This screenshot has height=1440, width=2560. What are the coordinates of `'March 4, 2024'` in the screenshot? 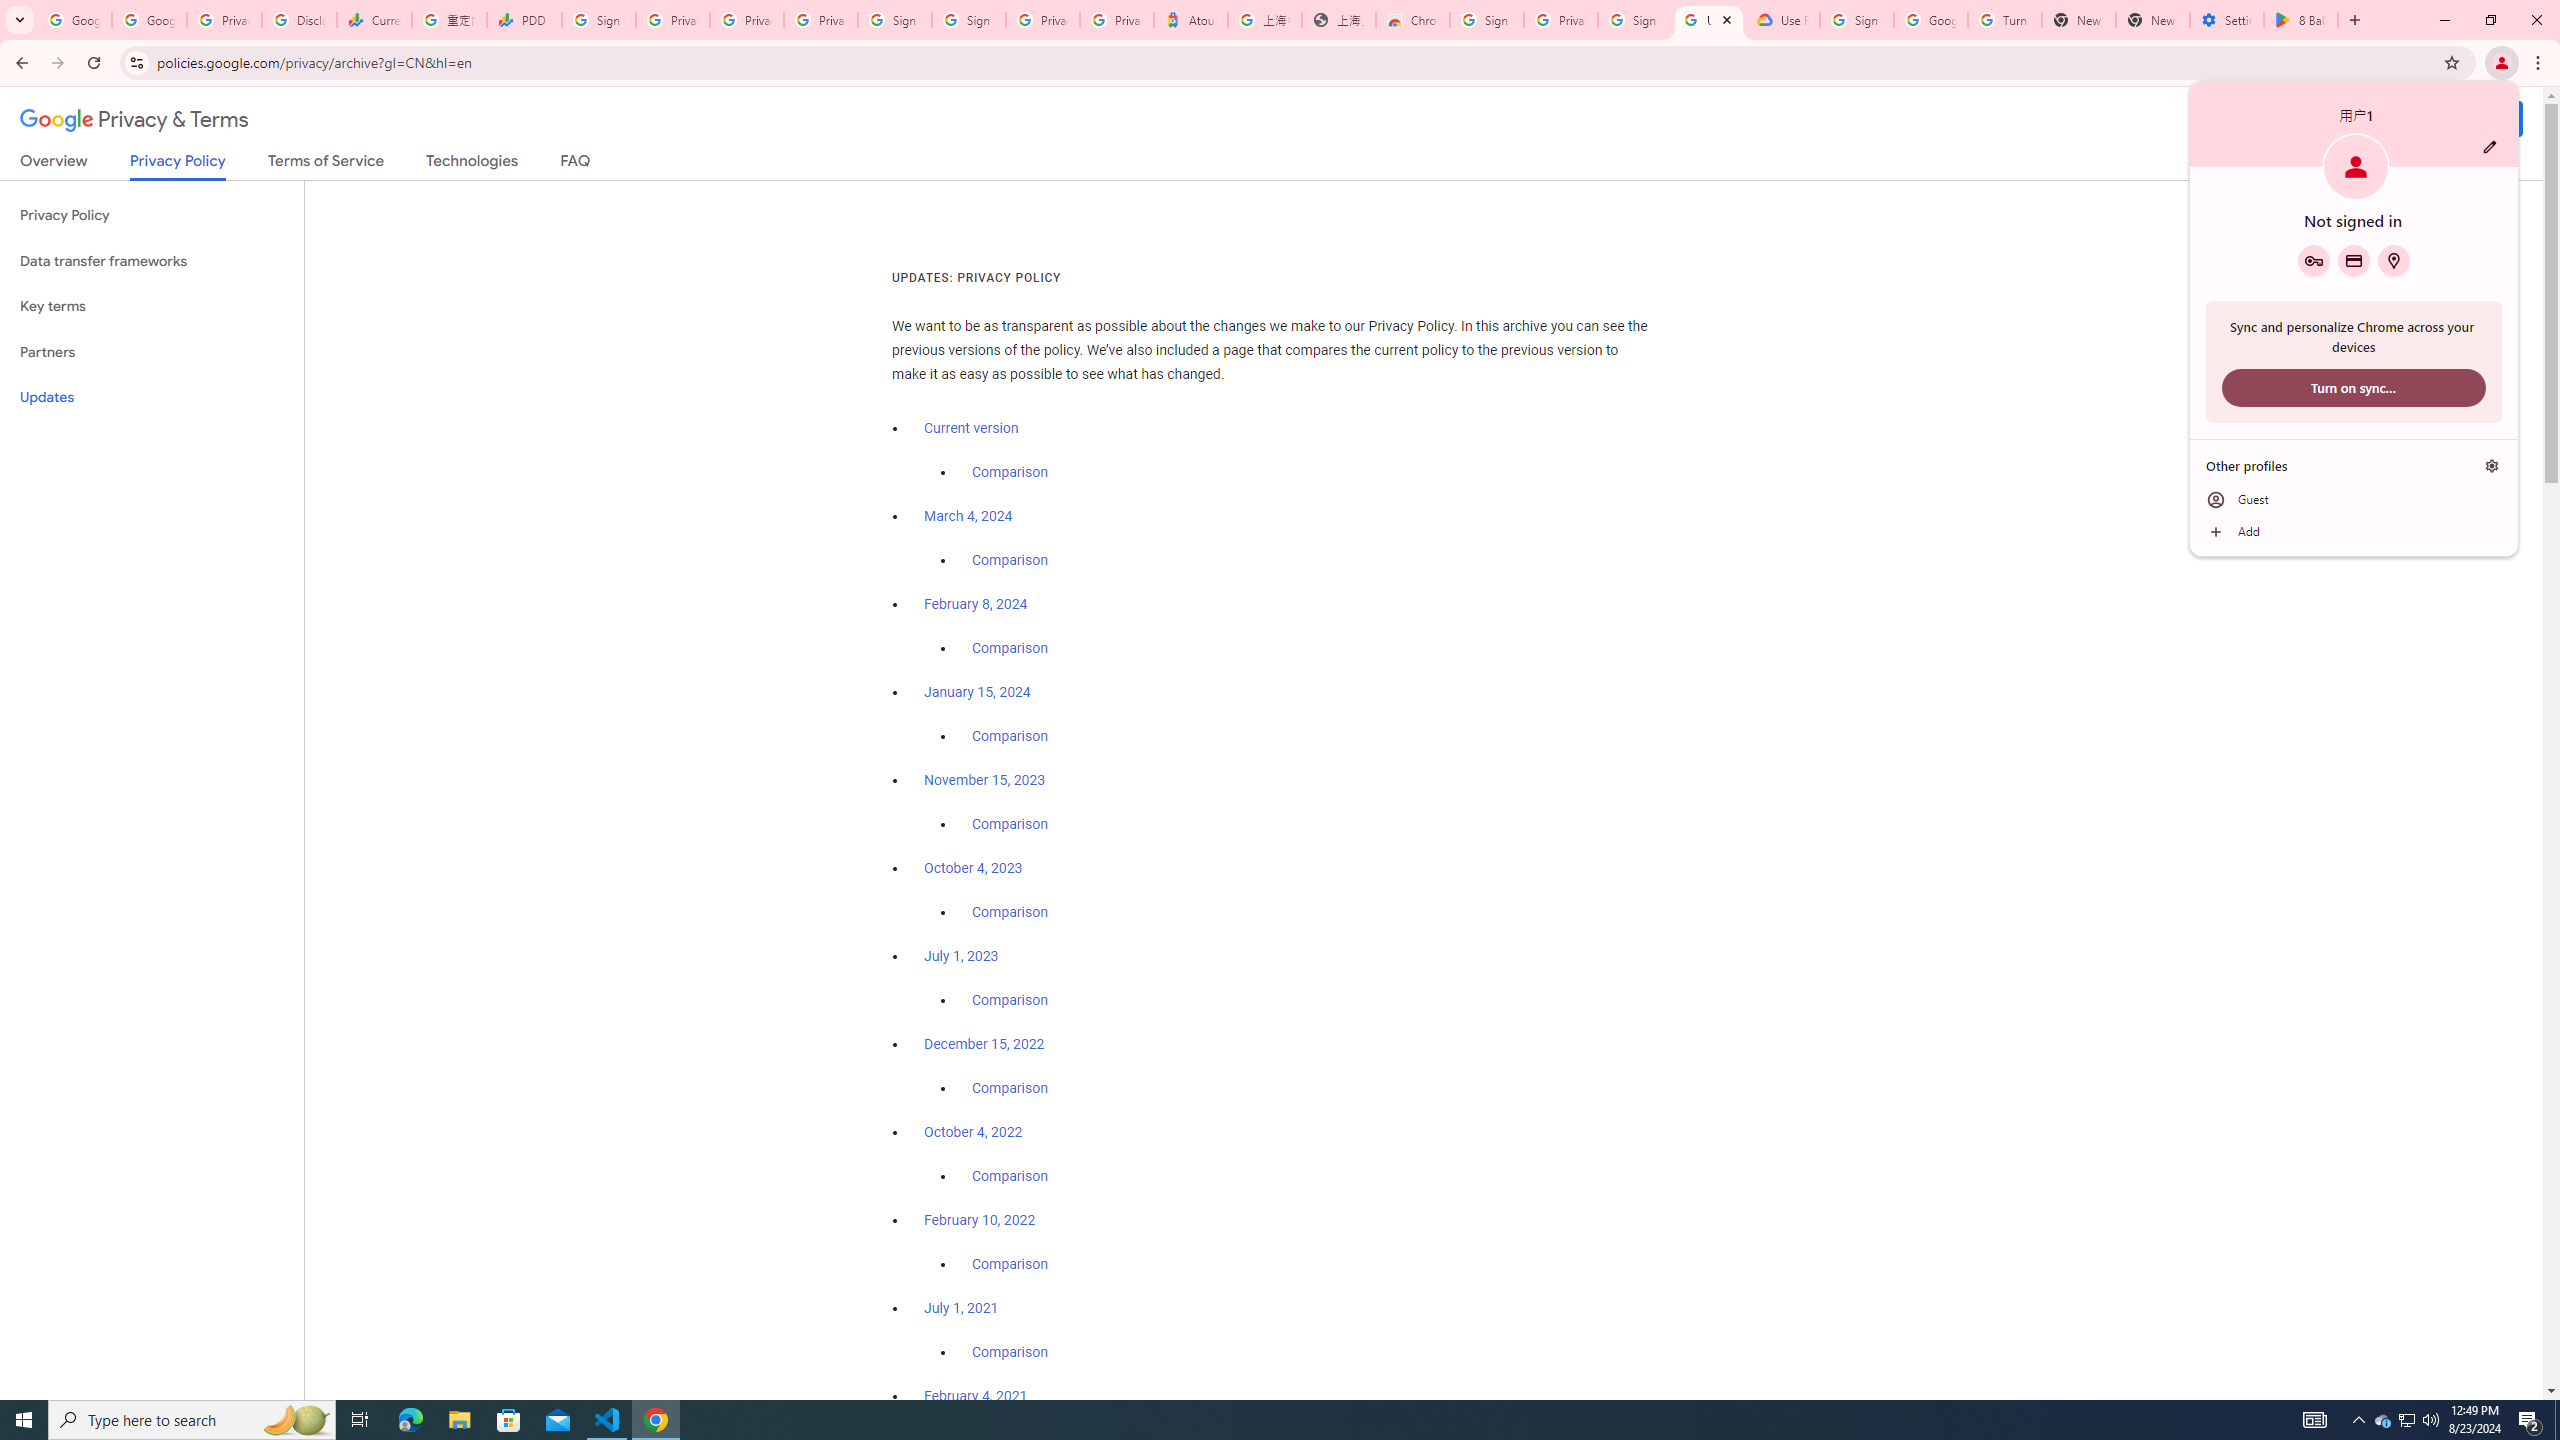 It's located at (967, 516).